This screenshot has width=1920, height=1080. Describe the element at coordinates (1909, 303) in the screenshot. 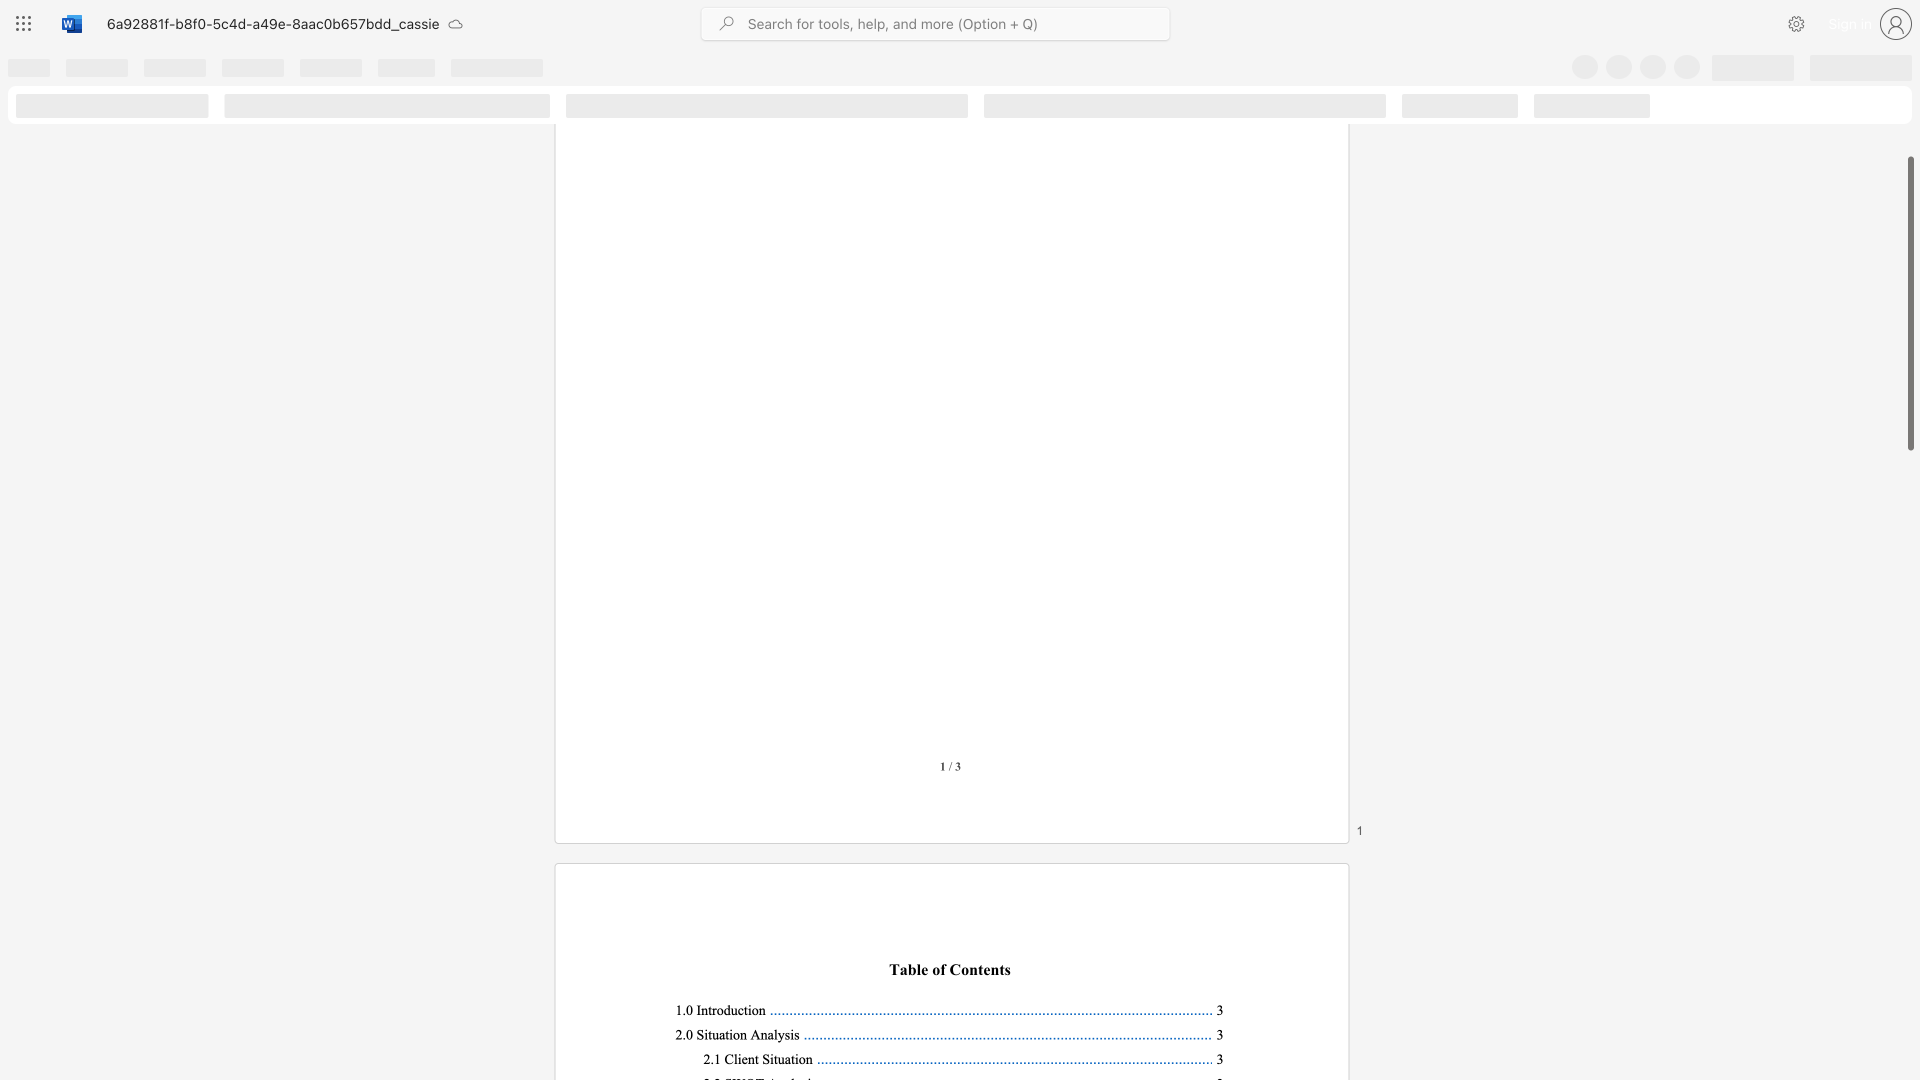

I see `the scrollbar and move down 1590 pixels` at that location.